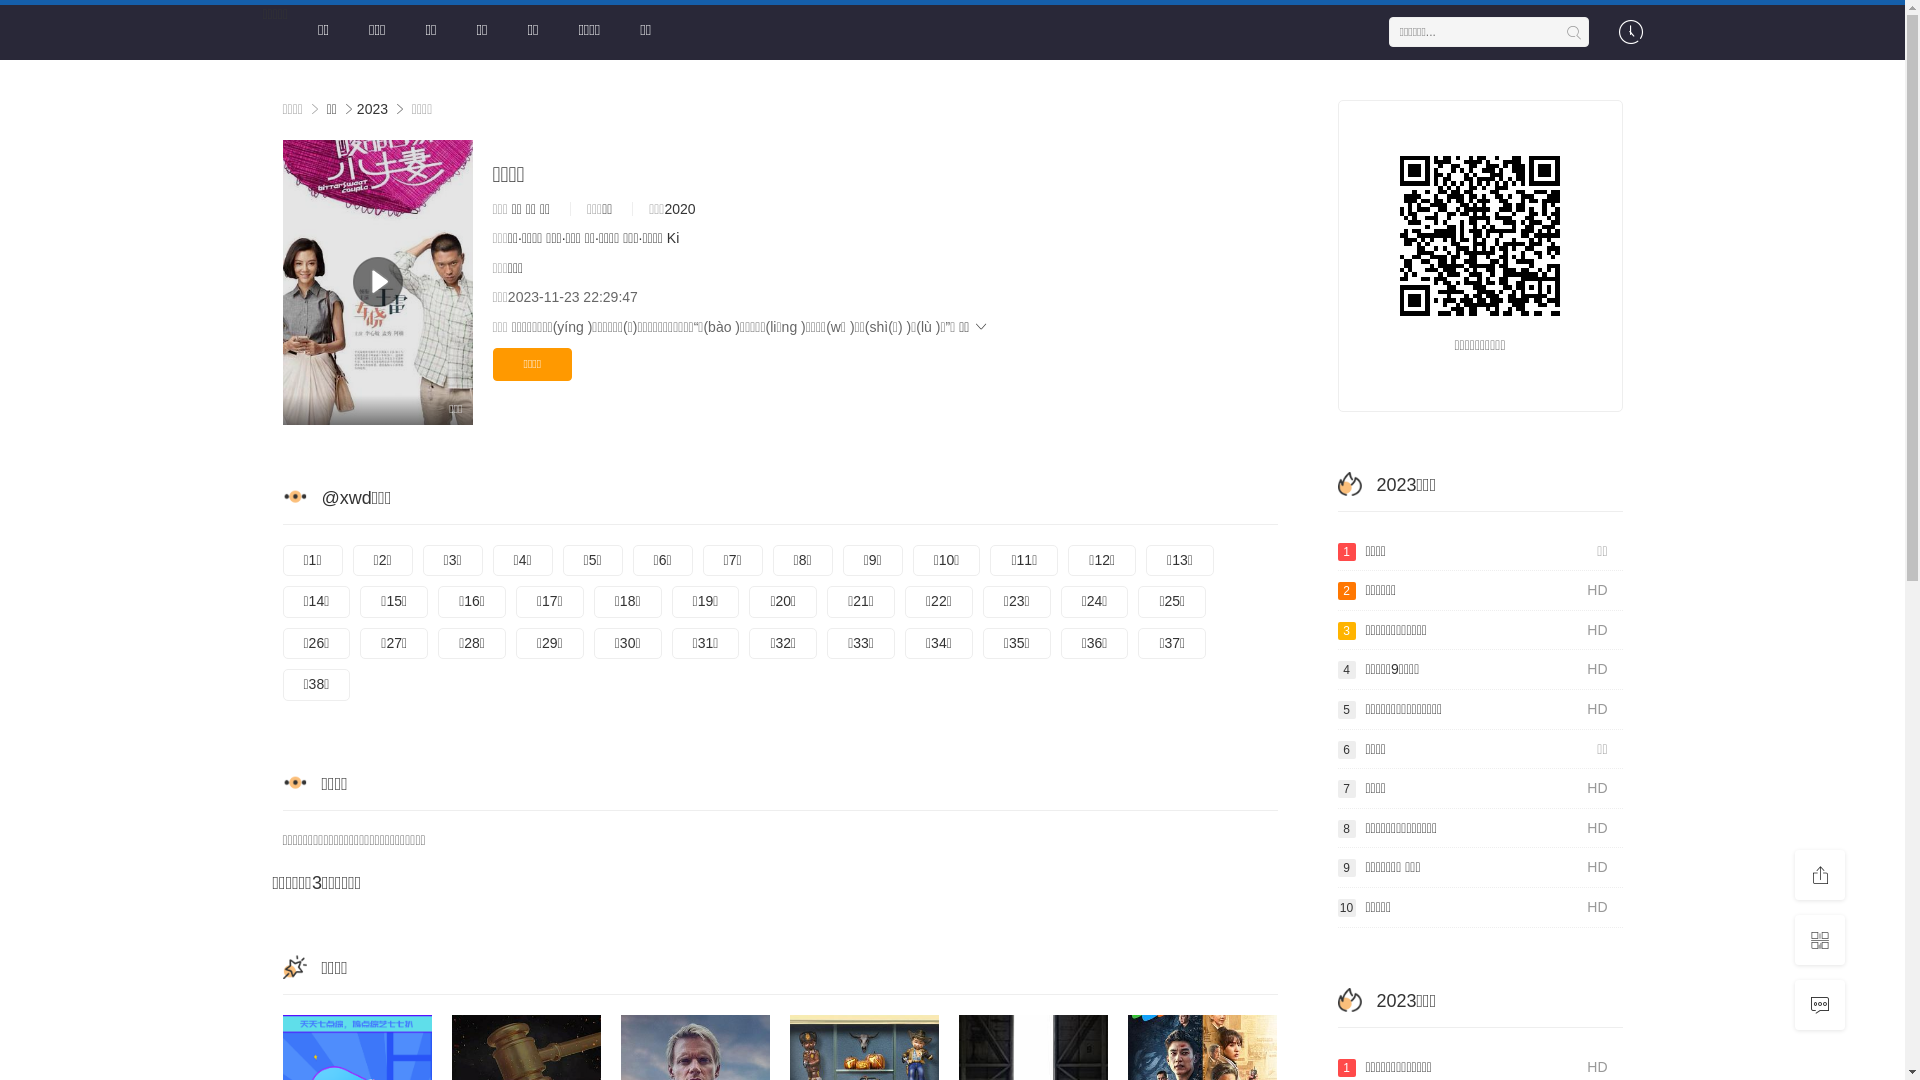 The height and width of the screenshot is (1080, 1920). Describe the element at coordinates (672, 237) in the screenshot. I see `'Ki'` at that location.